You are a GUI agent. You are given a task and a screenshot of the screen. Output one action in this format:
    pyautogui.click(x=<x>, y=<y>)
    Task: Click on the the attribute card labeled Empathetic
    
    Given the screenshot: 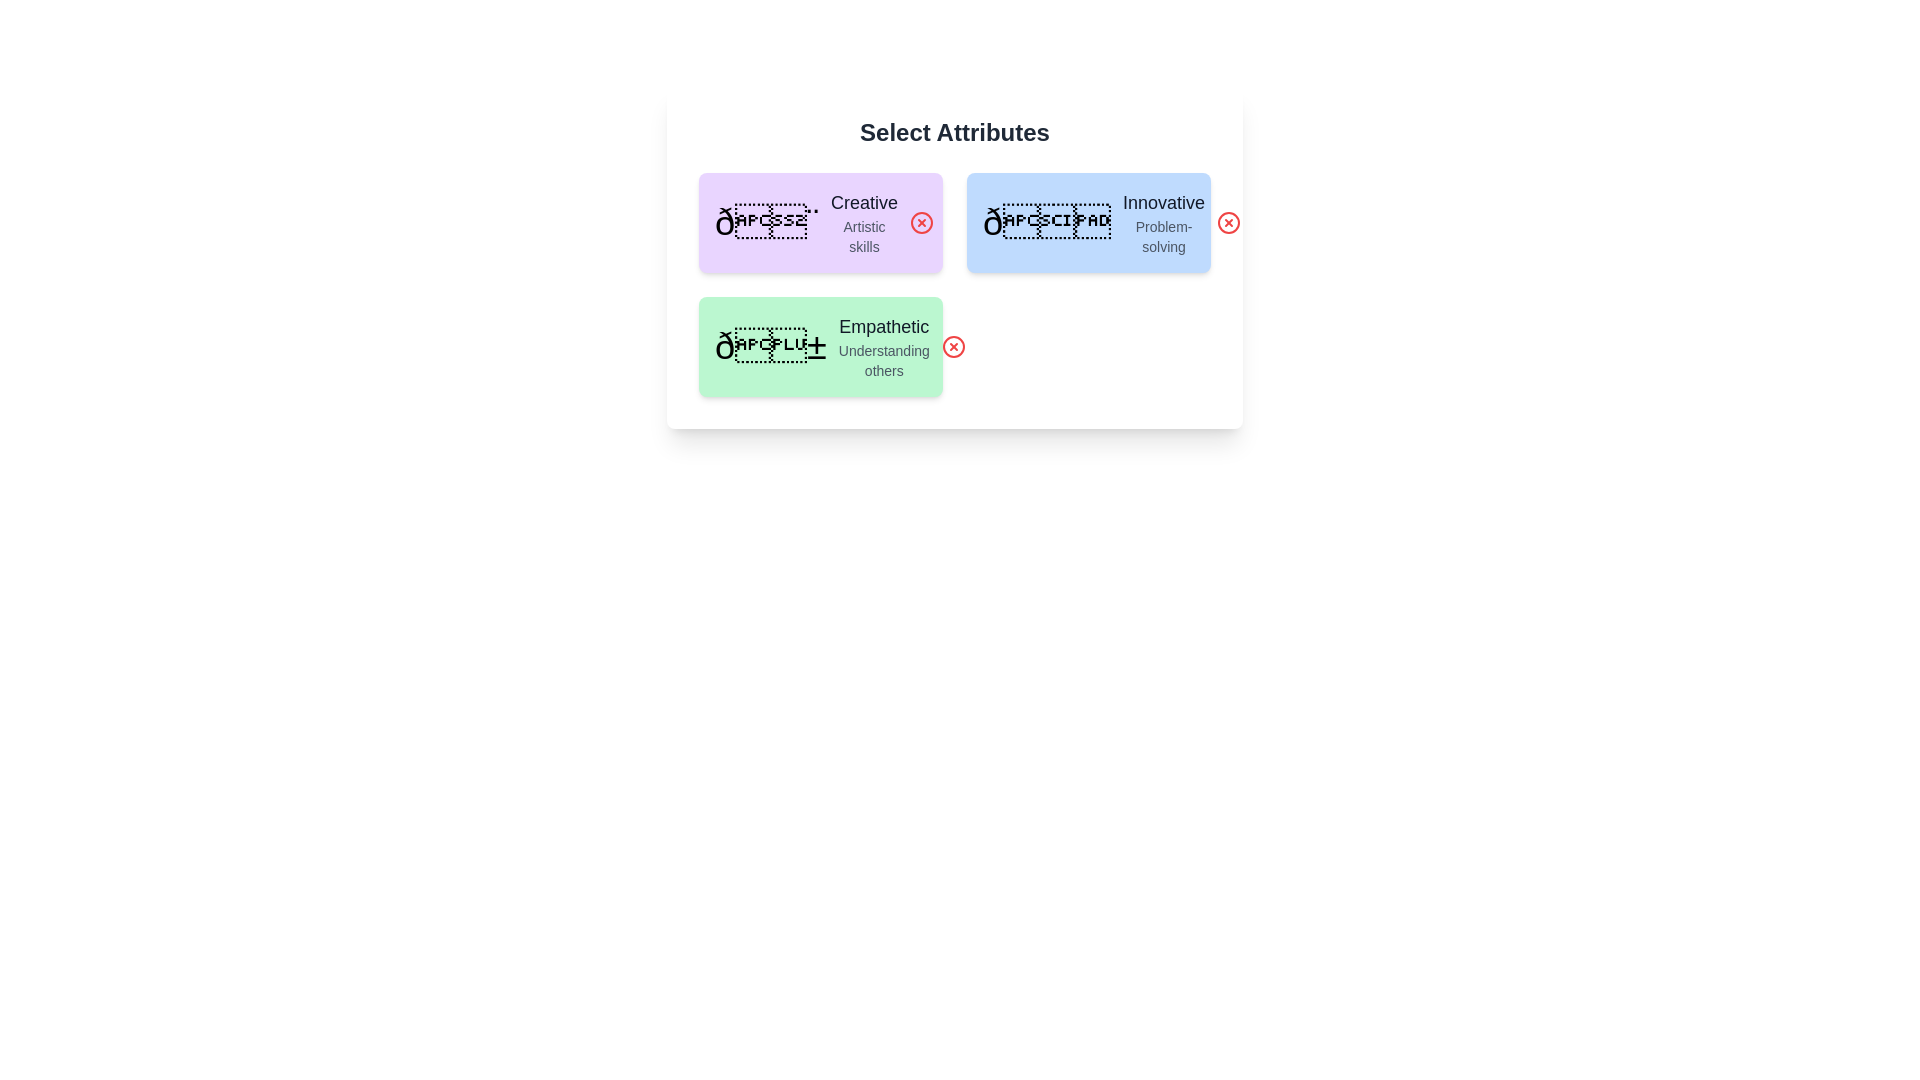 What is the action you would take?
    pyautogui.click(x=820, y=346)
    